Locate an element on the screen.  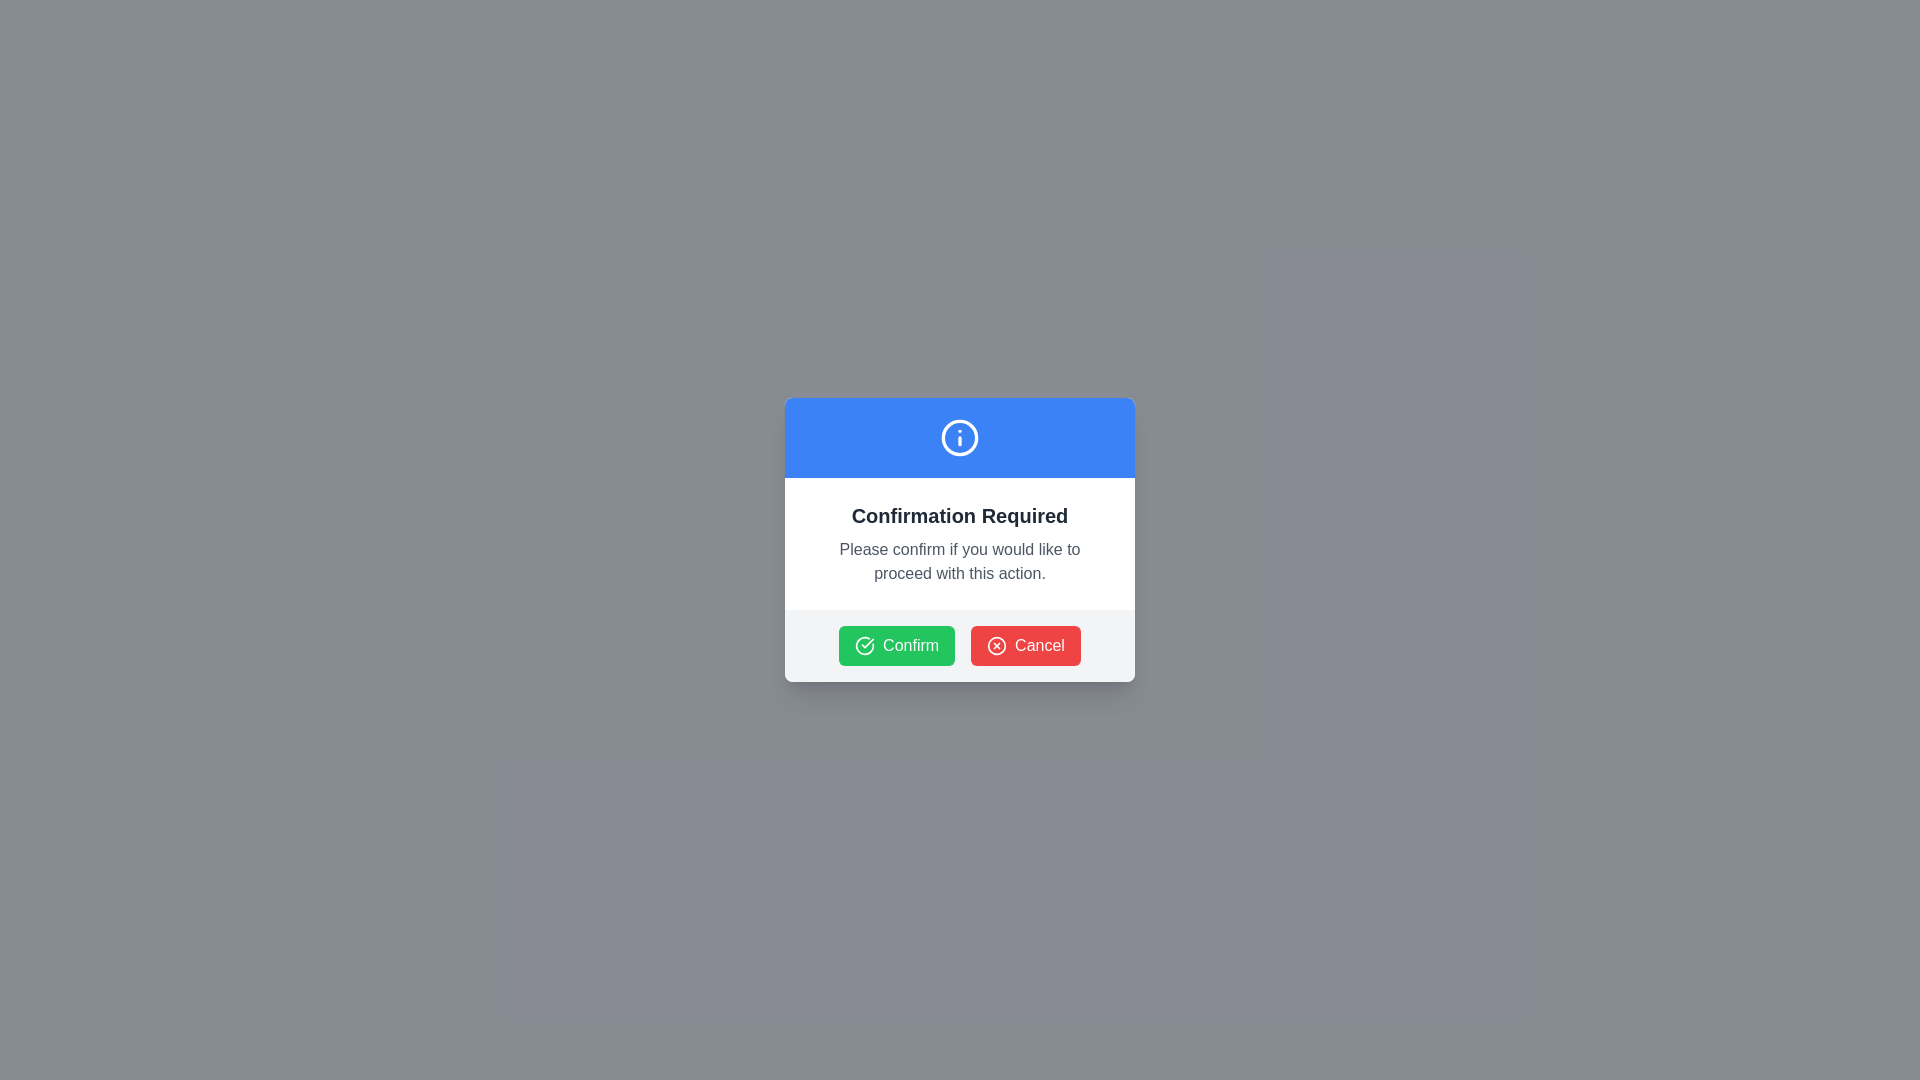
the Text block that conveys information about confirmation requirements, positioned centrally beneath the icon section and above the action buttons in the modal is located at coordinates (960, 543).